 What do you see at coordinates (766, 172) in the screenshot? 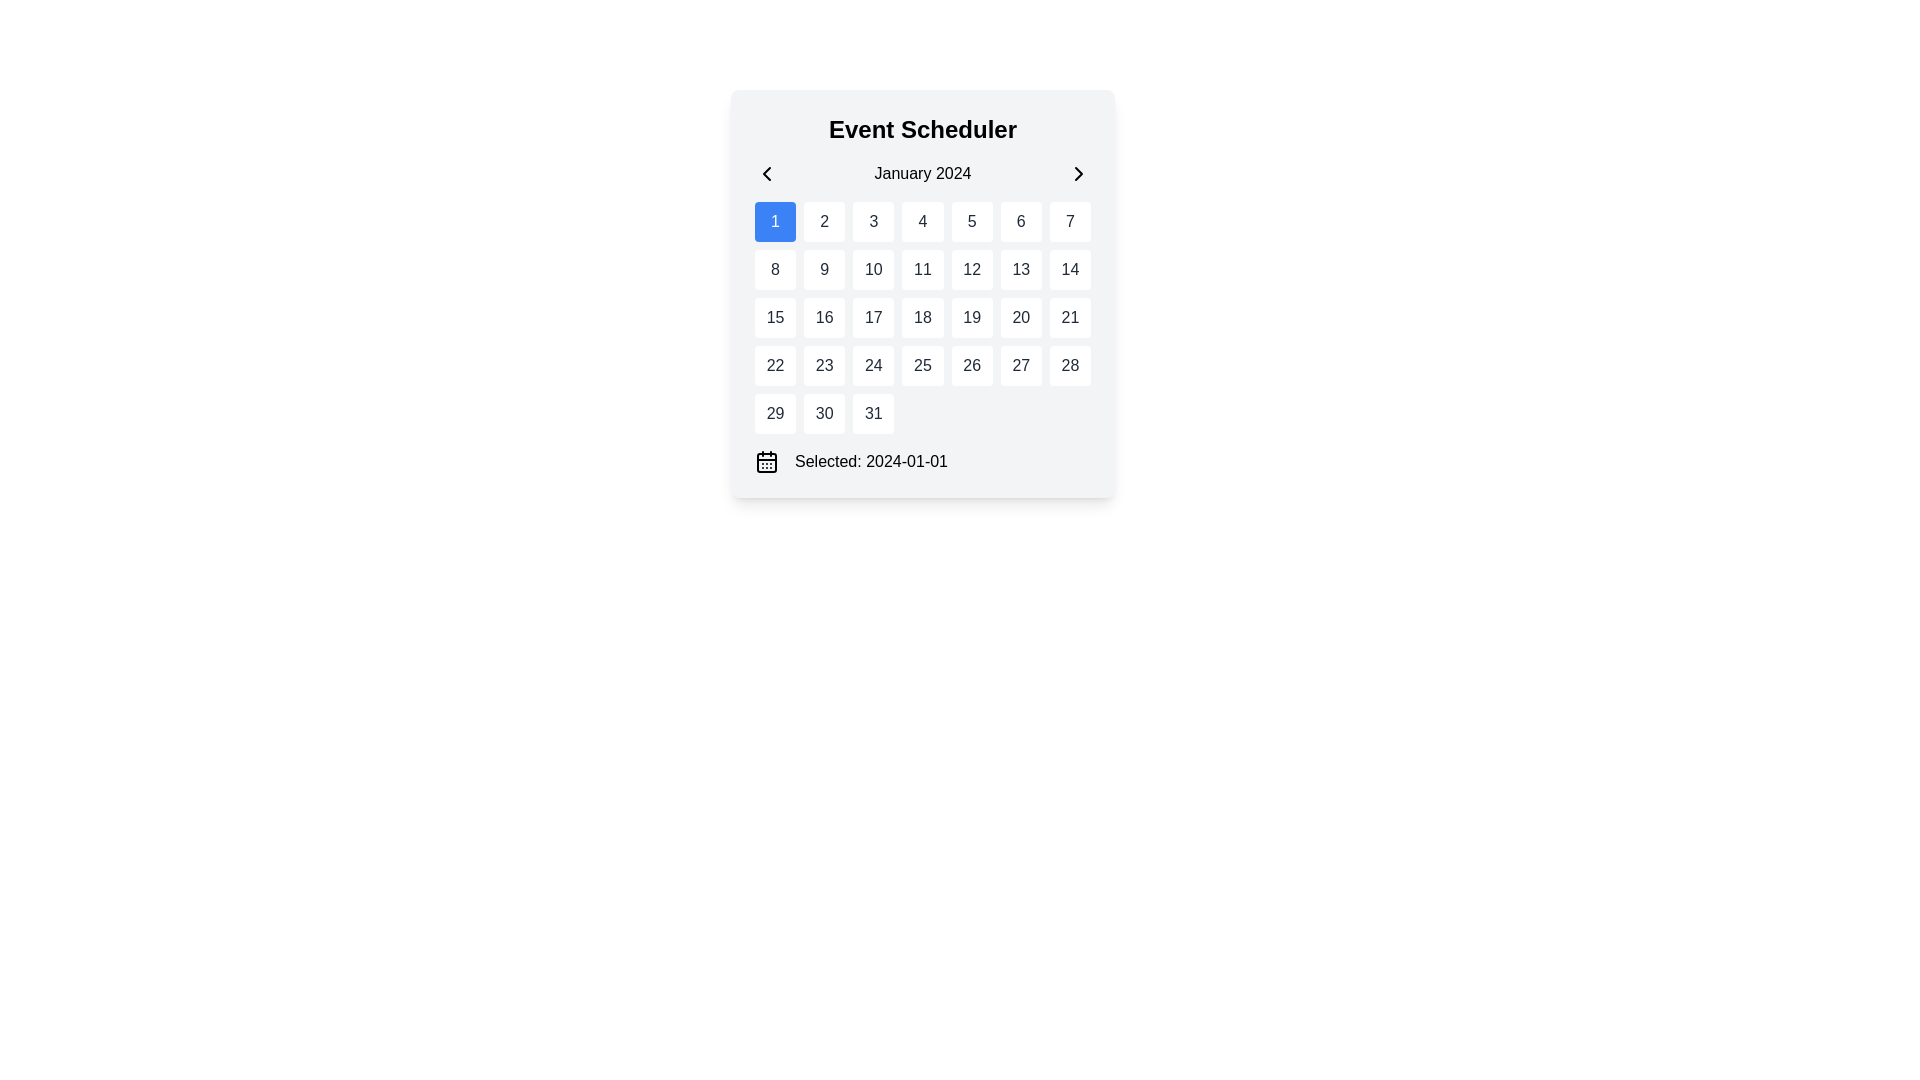
I see `the navigation button to move backward to the previous month in the calendar interface, located to the left of the 'January 2024' text` at bounding box center [766, 172].